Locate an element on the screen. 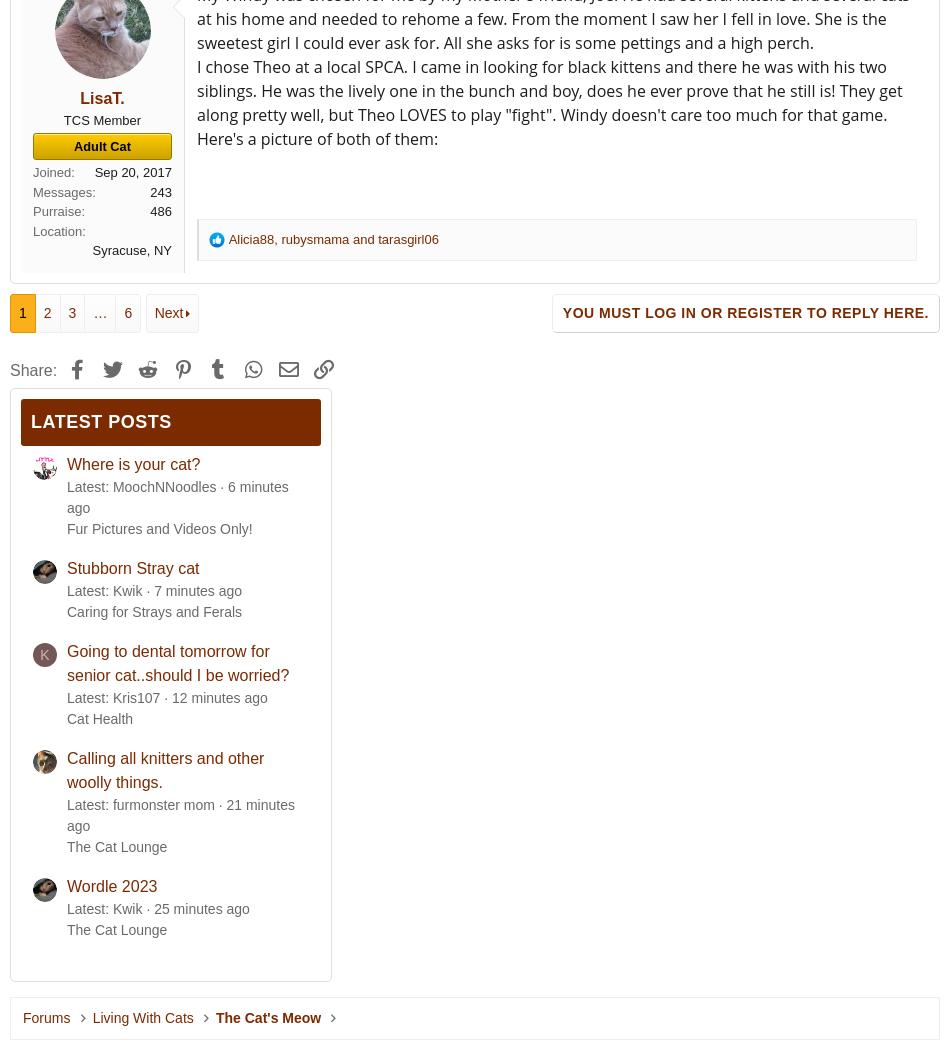 The height and width of the screenshot is (1047, 950). '22 minutes ago' is located at coordinates (180, 815).